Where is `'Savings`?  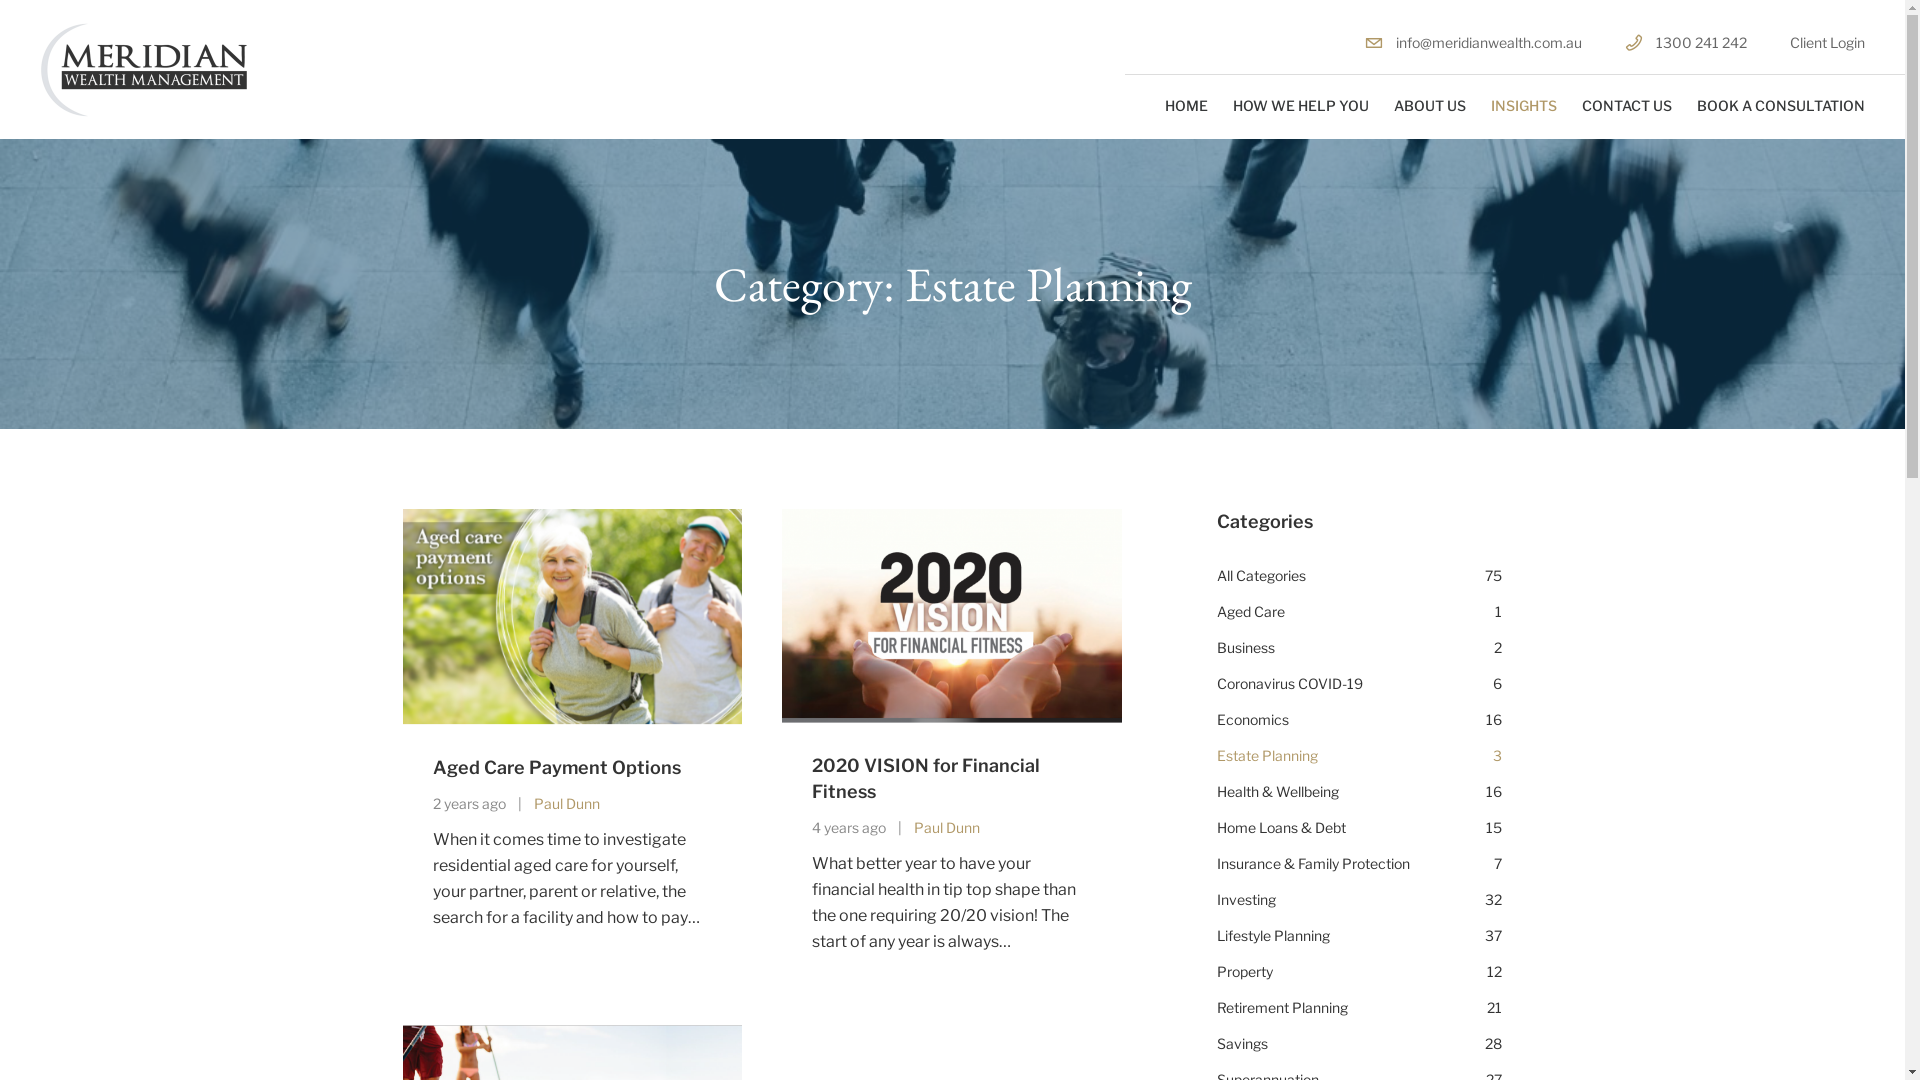
'Savings is located at coordinates (1216, 1043).